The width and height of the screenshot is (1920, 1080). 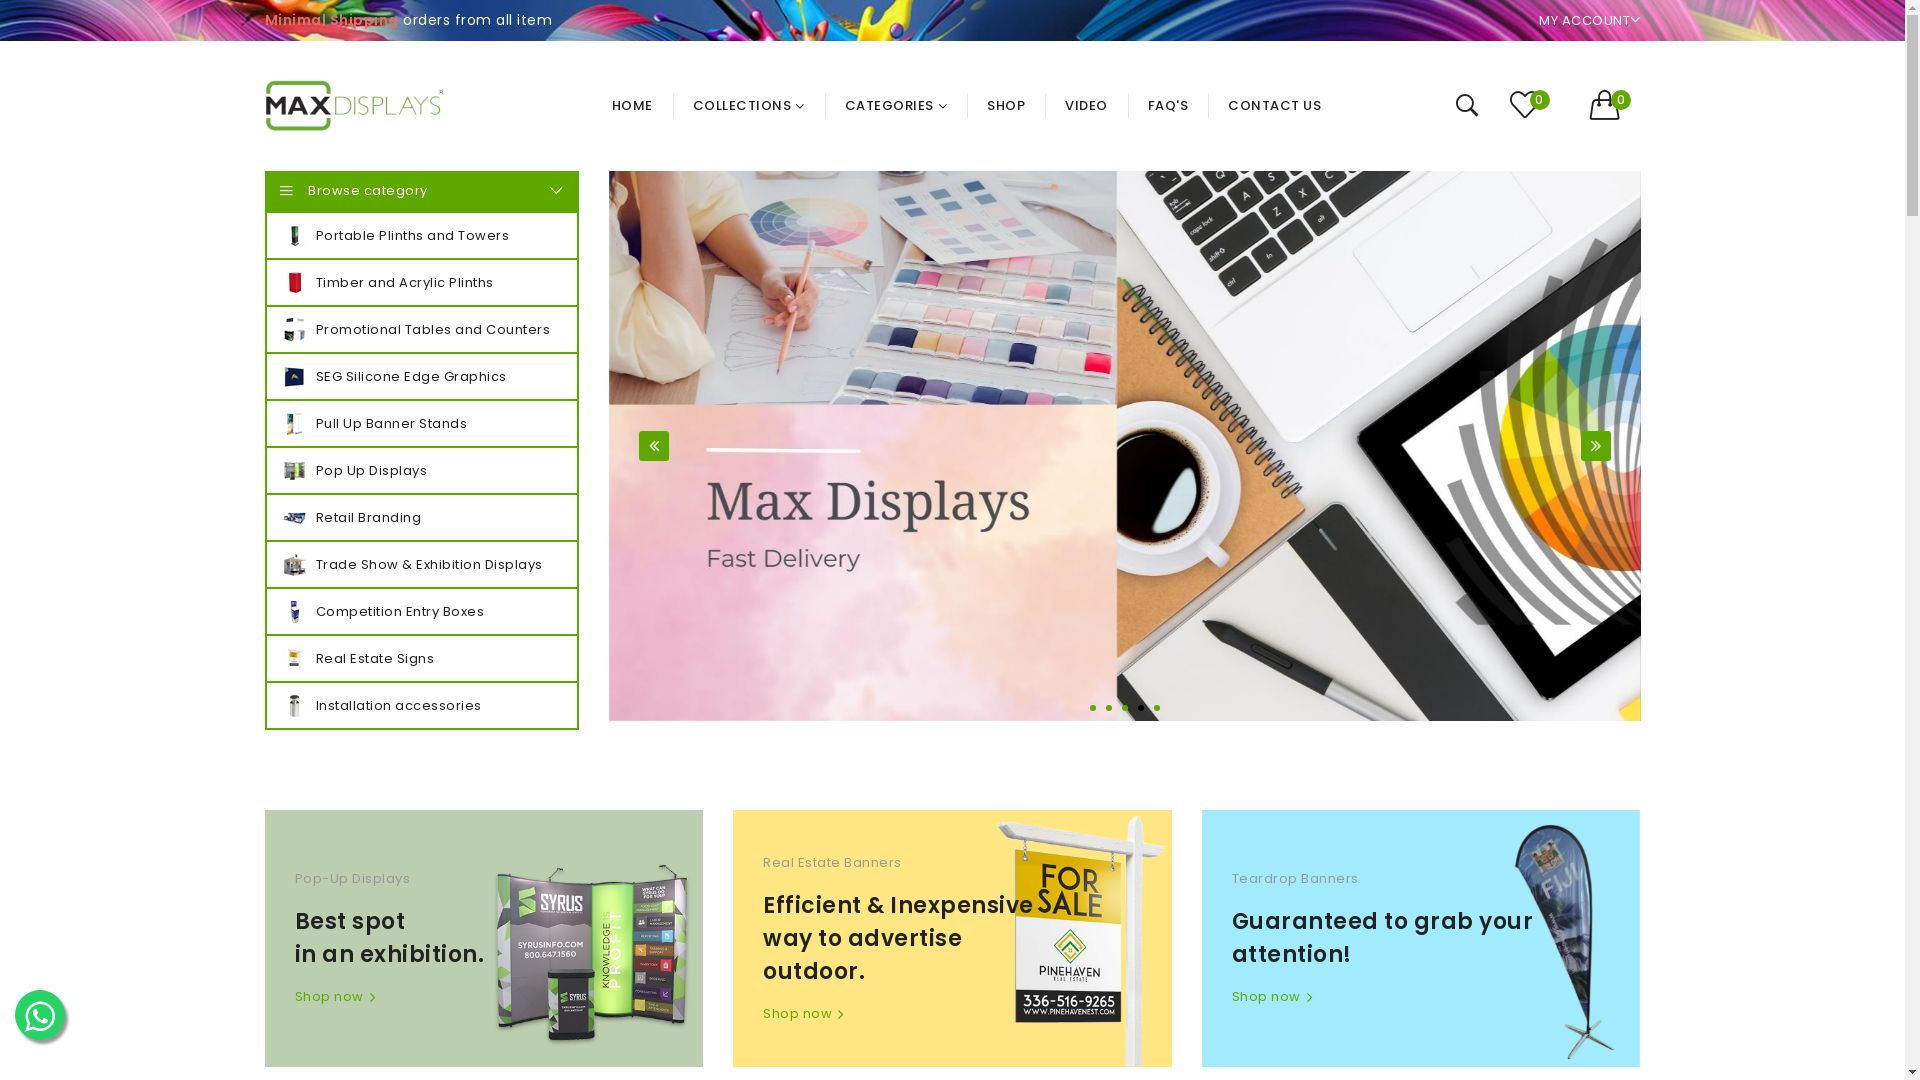 What do you see at coordinates (420, 282) in the screenshot?
I see `'Timber and Acrylic Plinths'` at bounding box center [420, 282].